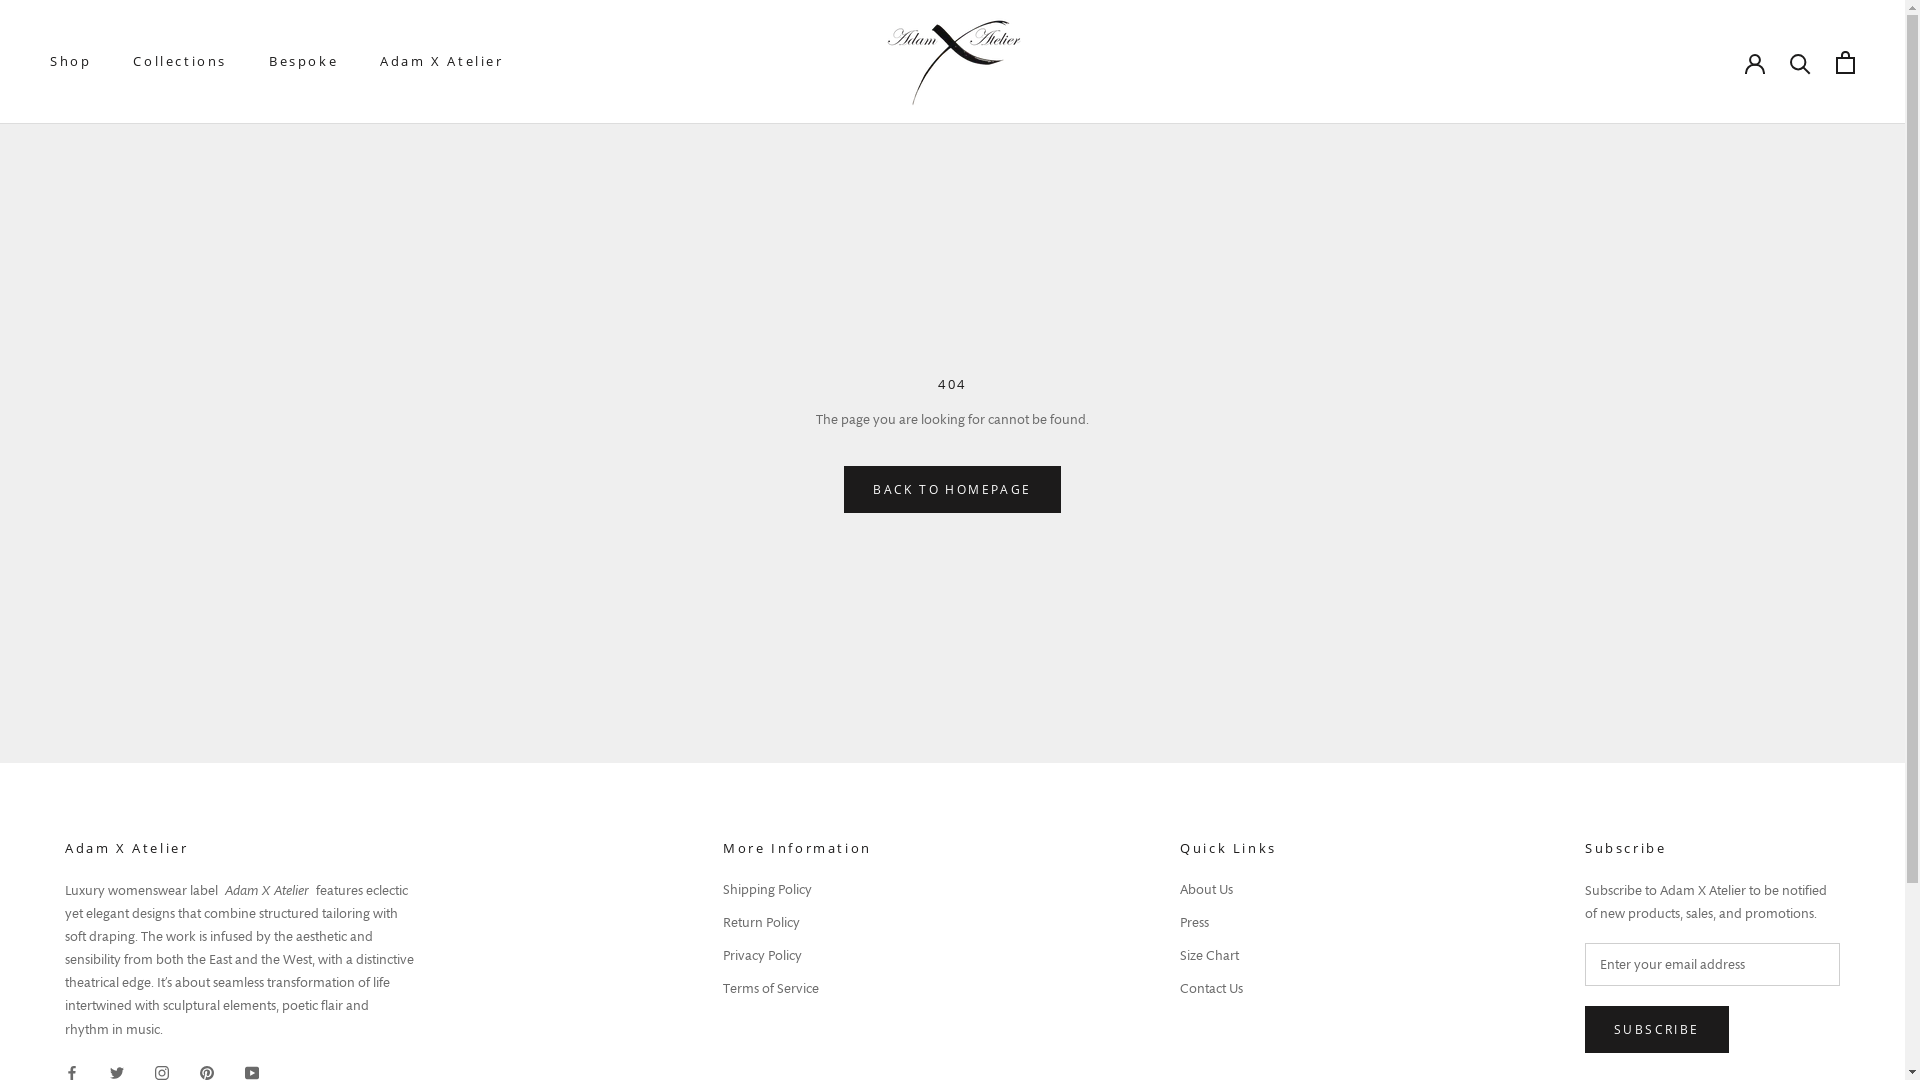 This screenshot has width=1920, height=1080. Describe the element at coordinates (180, 60) in the screenshot. I see `'Collections'` at that location.